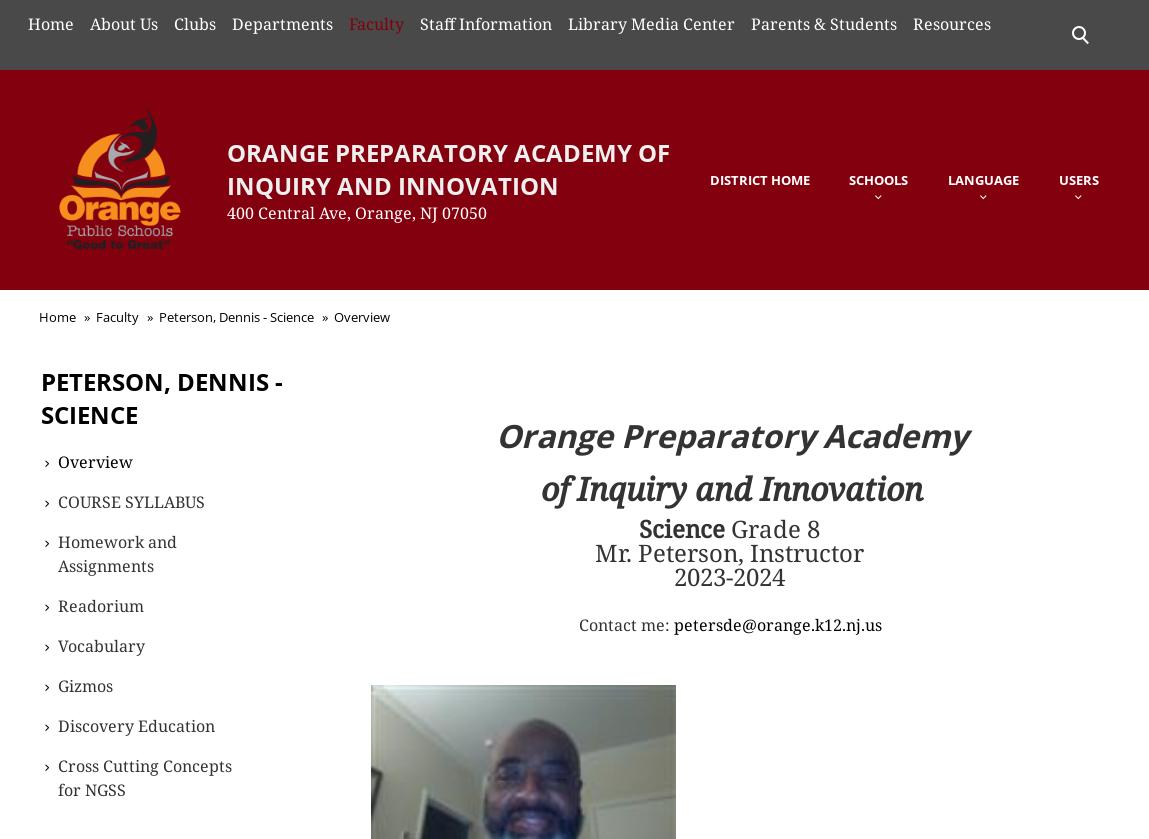 Image resolution: width=1149 pixels, height=839 pixels. I want to click on 'Gizmos', so click(57, 683).